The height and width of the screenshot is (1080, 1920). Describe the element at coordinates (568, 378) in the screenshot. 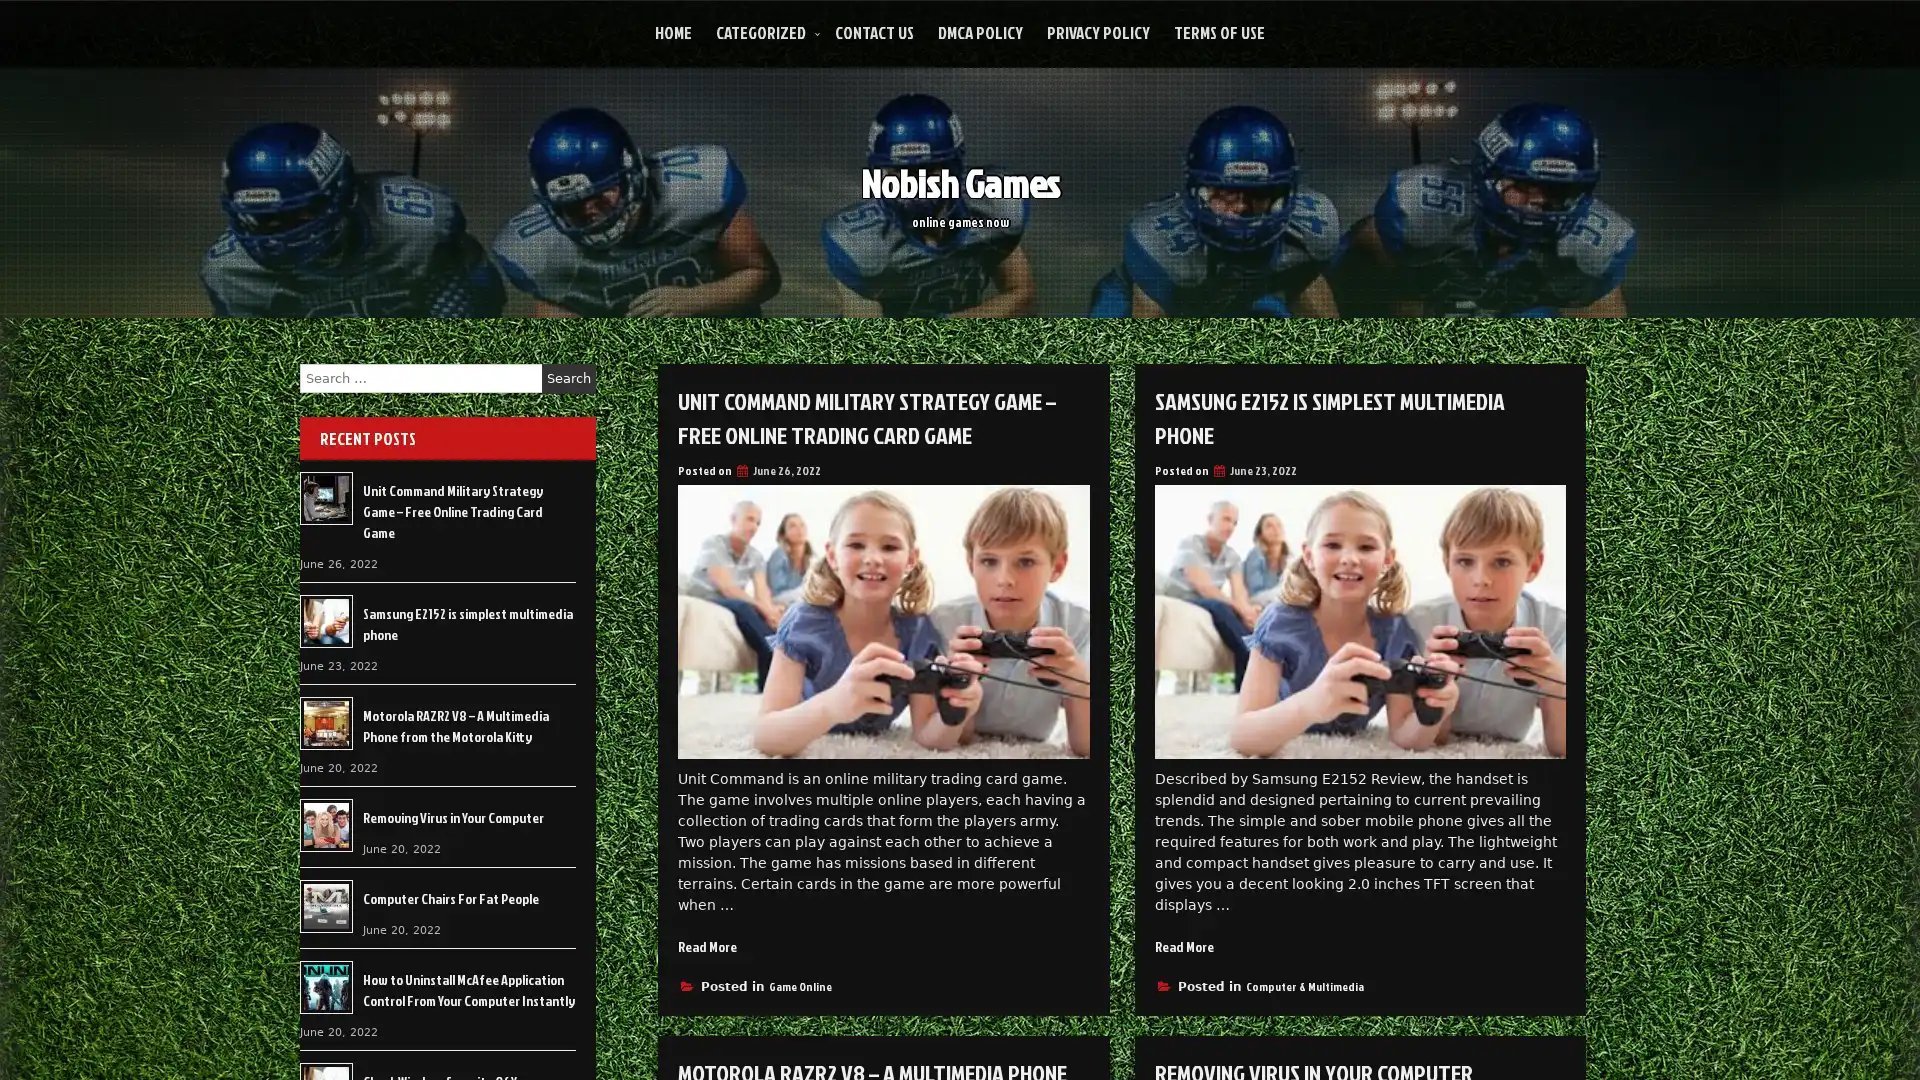

I see `Search` at that location.